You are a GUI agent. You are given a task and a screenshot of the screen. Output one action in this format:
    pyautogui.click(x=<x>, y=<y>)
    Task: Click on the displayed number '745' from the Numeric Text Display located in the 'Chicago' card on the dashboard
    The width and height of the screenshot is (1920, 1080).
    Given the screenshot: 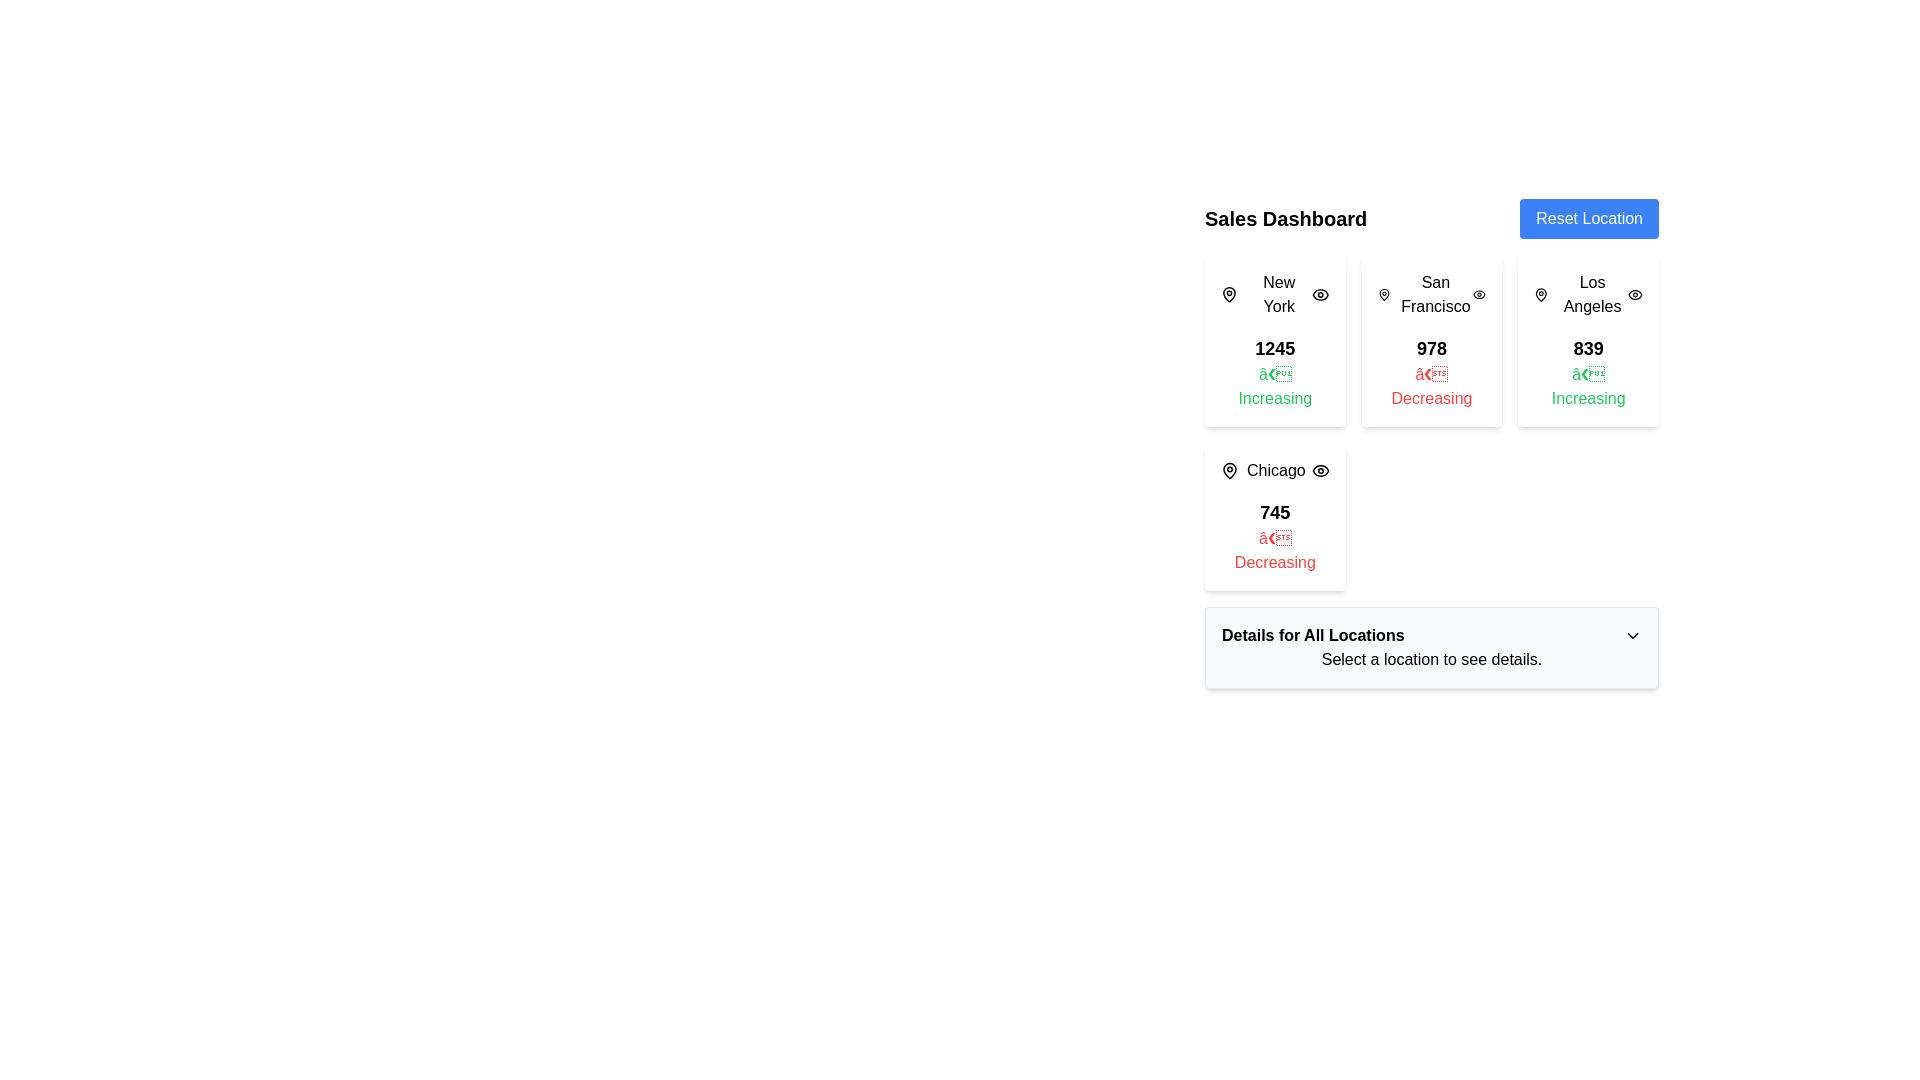 What is the action you would take?
    pyautogui.click(x=1274, y=512)
    